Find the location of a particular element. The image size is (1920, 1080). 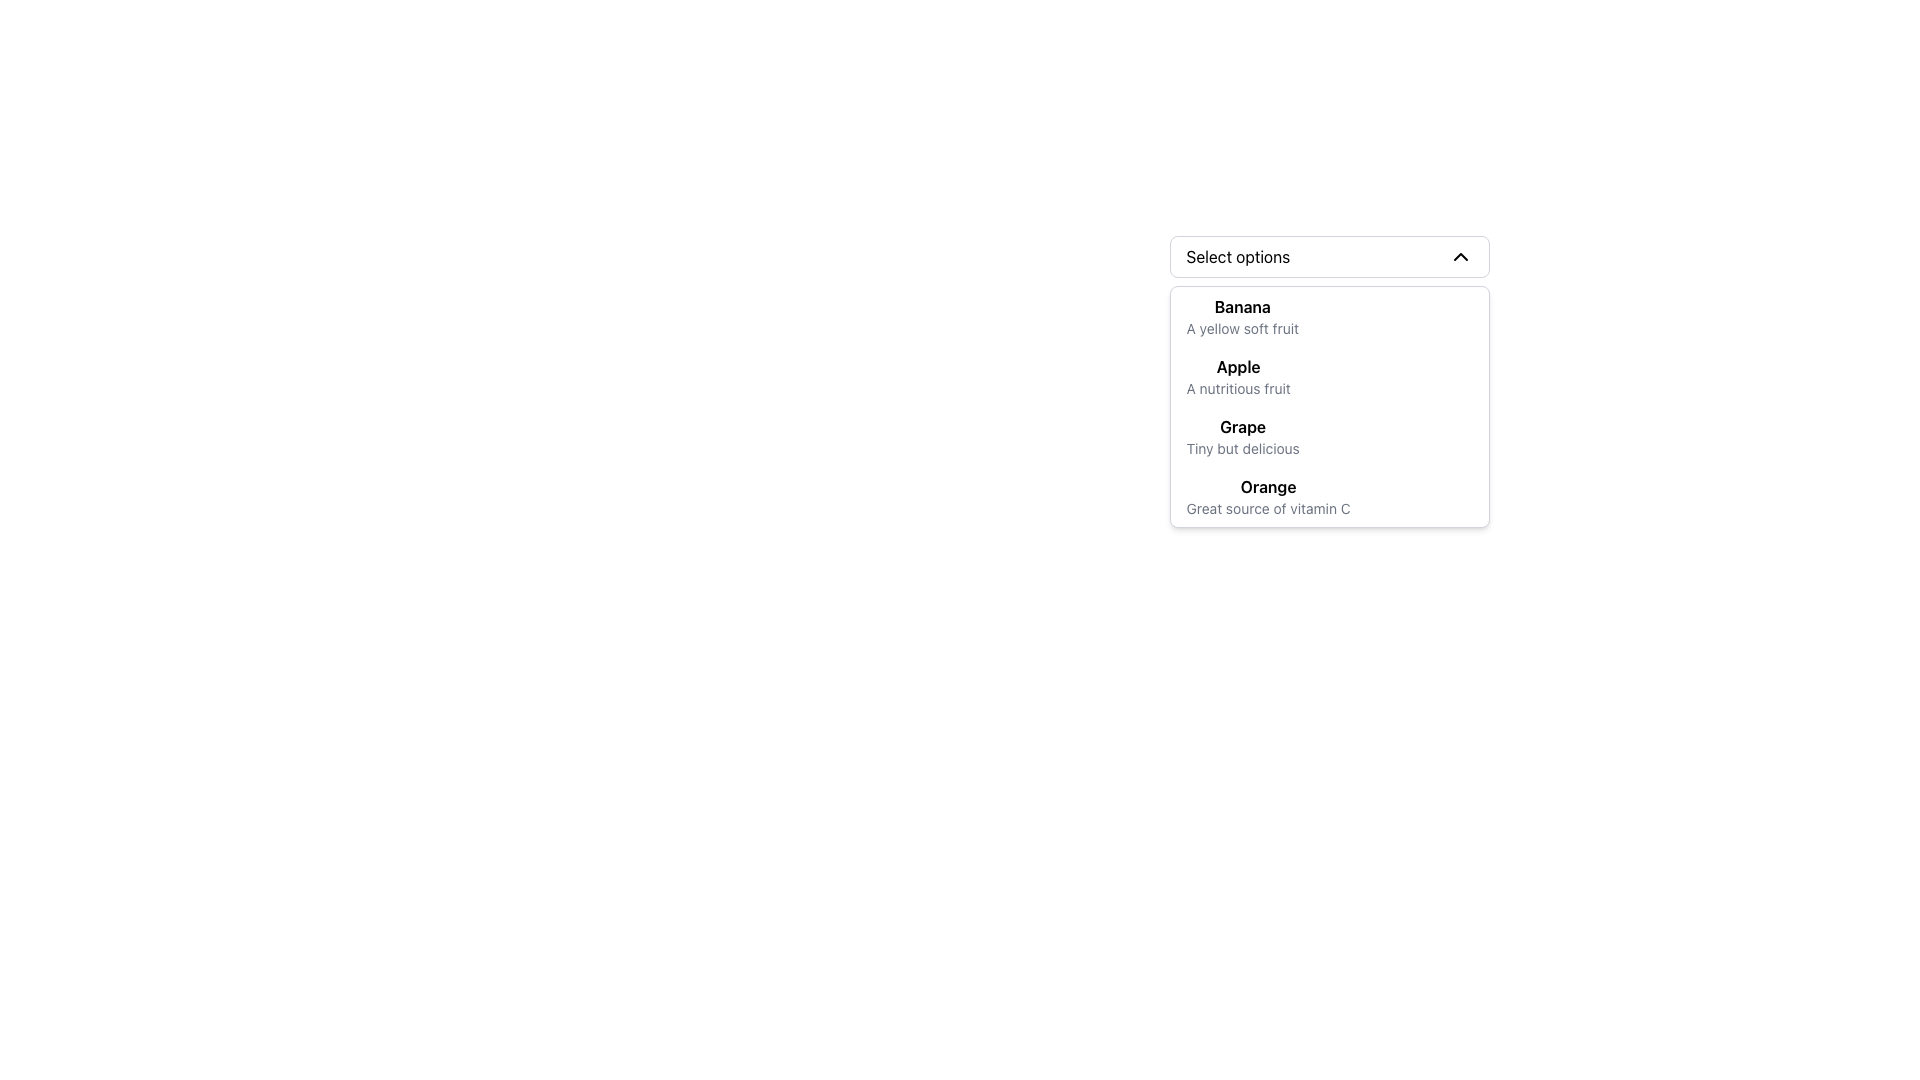

the 'Grape' option in the dropdown menu is located at coordinates (1329, 425).